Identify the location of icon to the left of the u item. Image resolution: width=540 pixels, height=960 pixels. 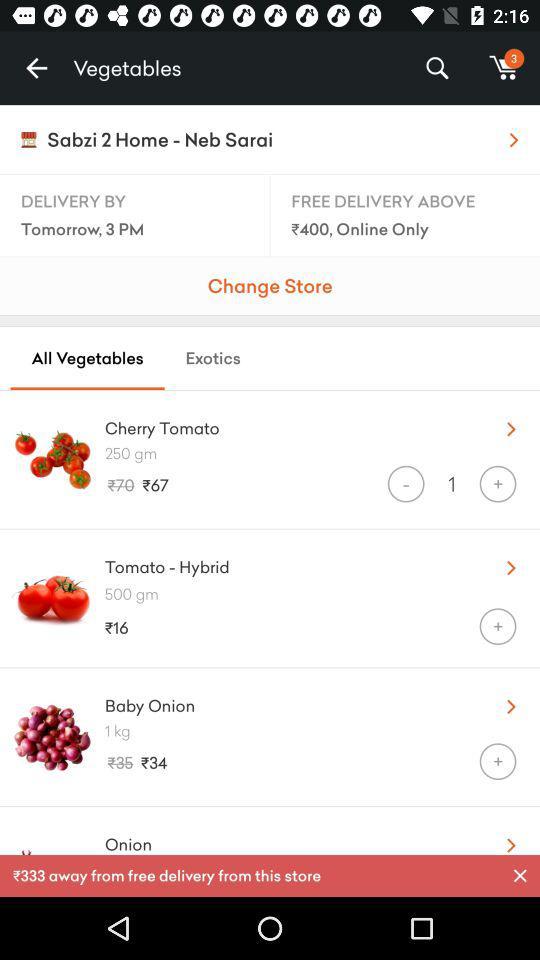
(287, 701).